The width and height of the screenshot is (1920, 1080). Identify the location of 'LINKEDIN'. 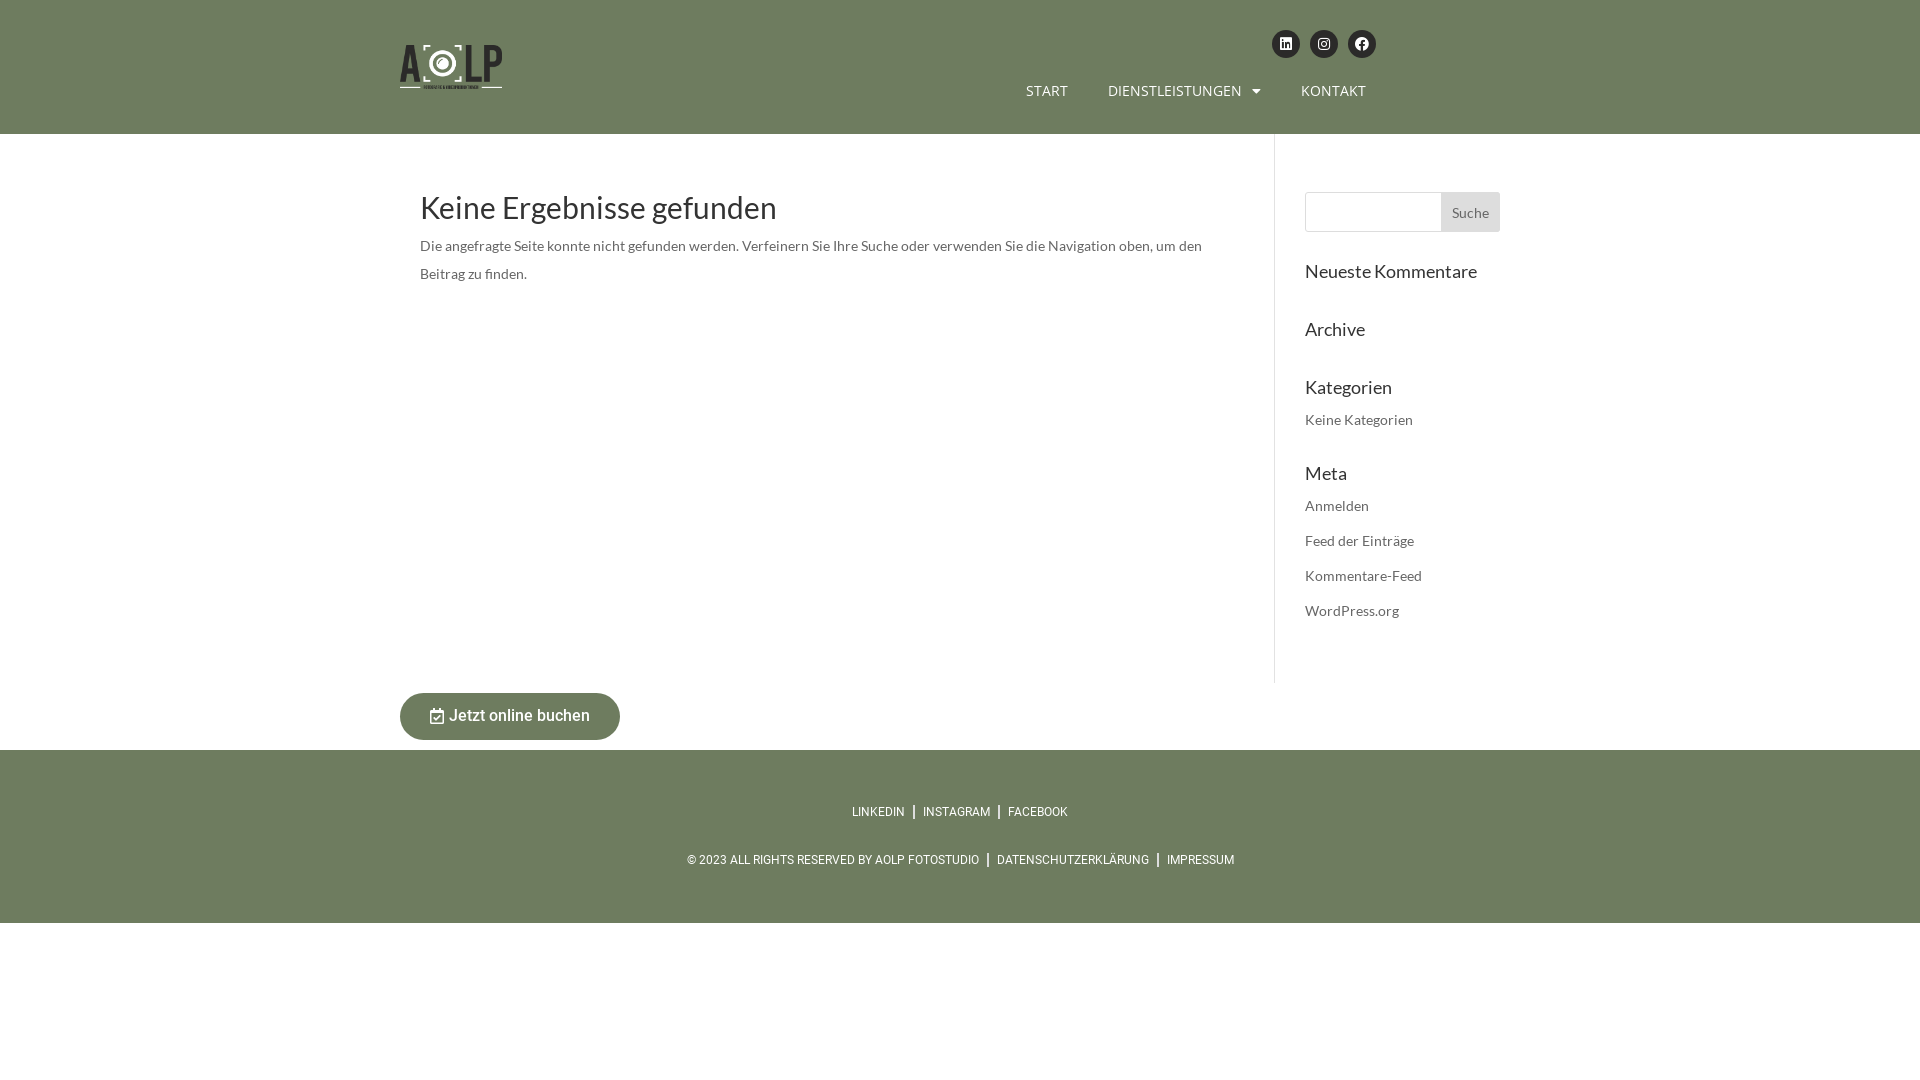
(878, 812).